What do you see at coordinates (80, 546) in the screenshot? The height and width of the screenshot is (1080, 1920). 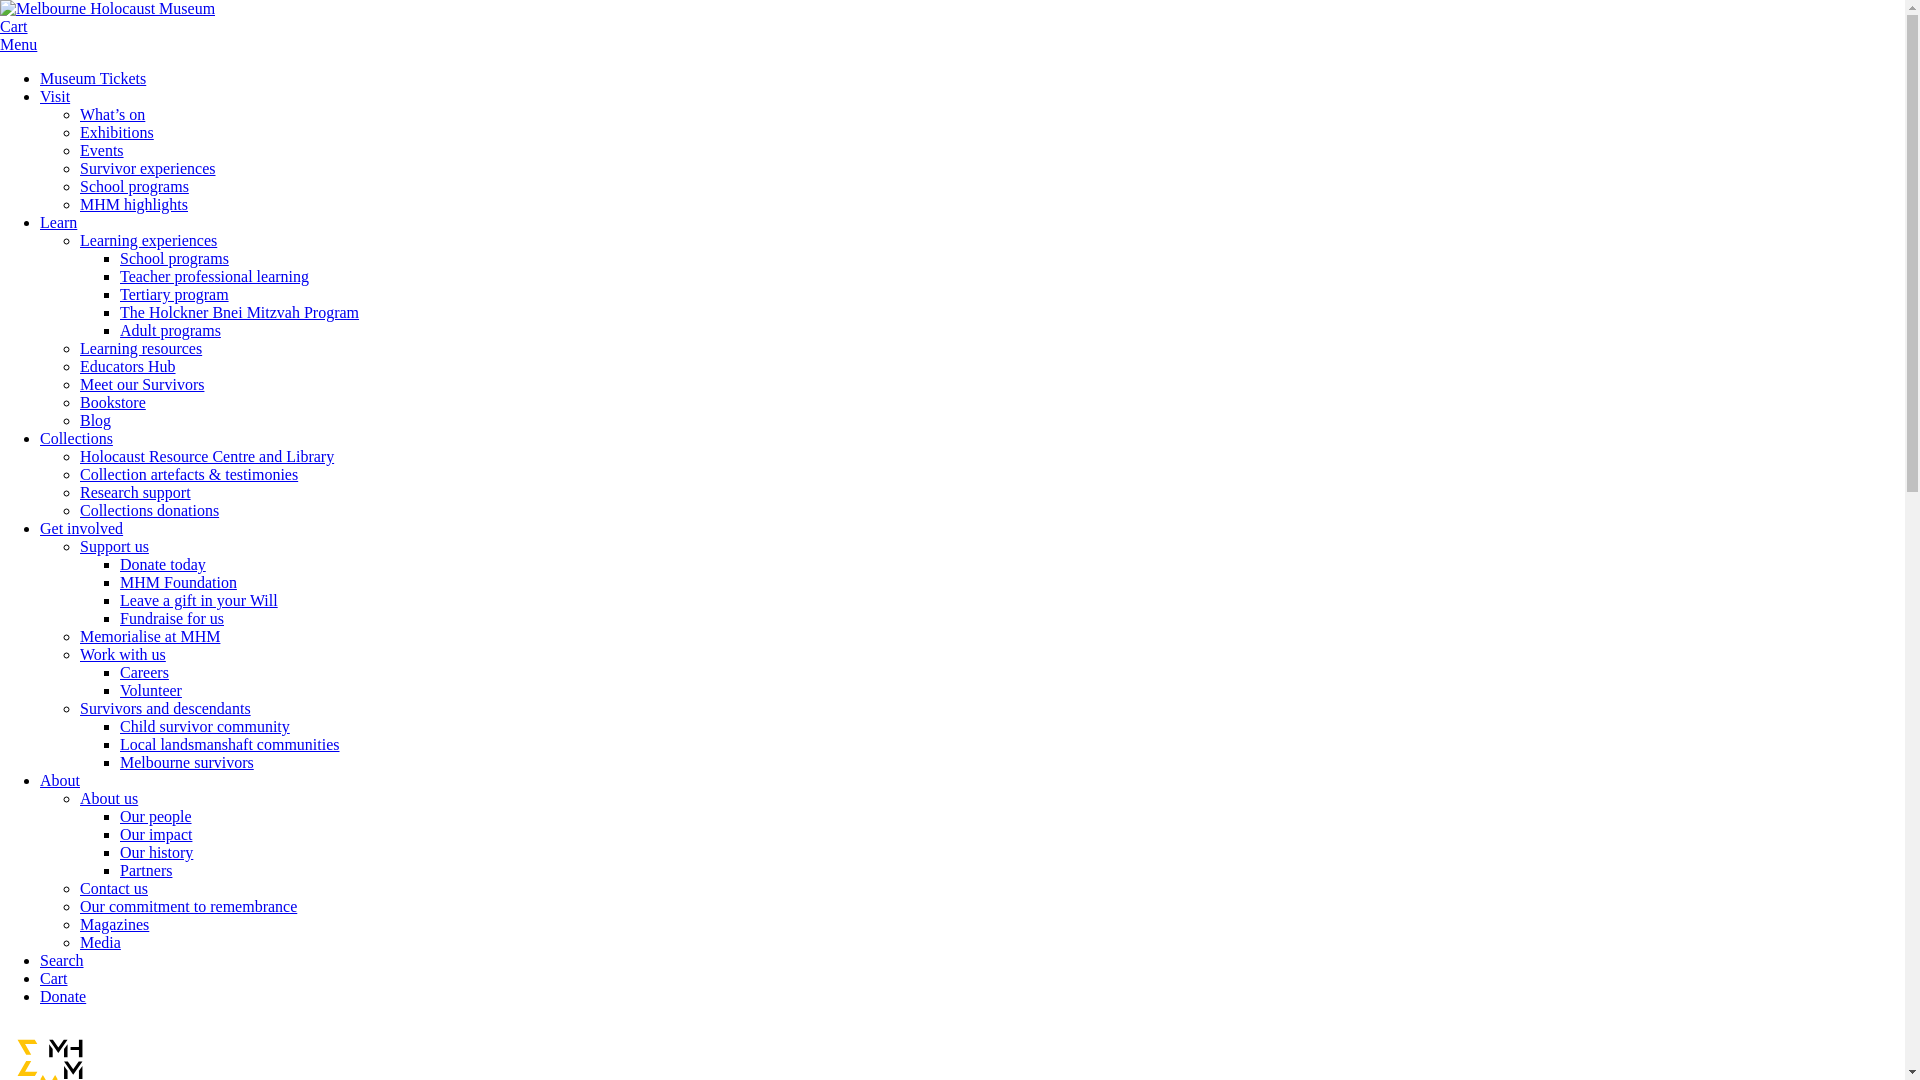 I see `'Support us'` at bounding box center [80, 546].